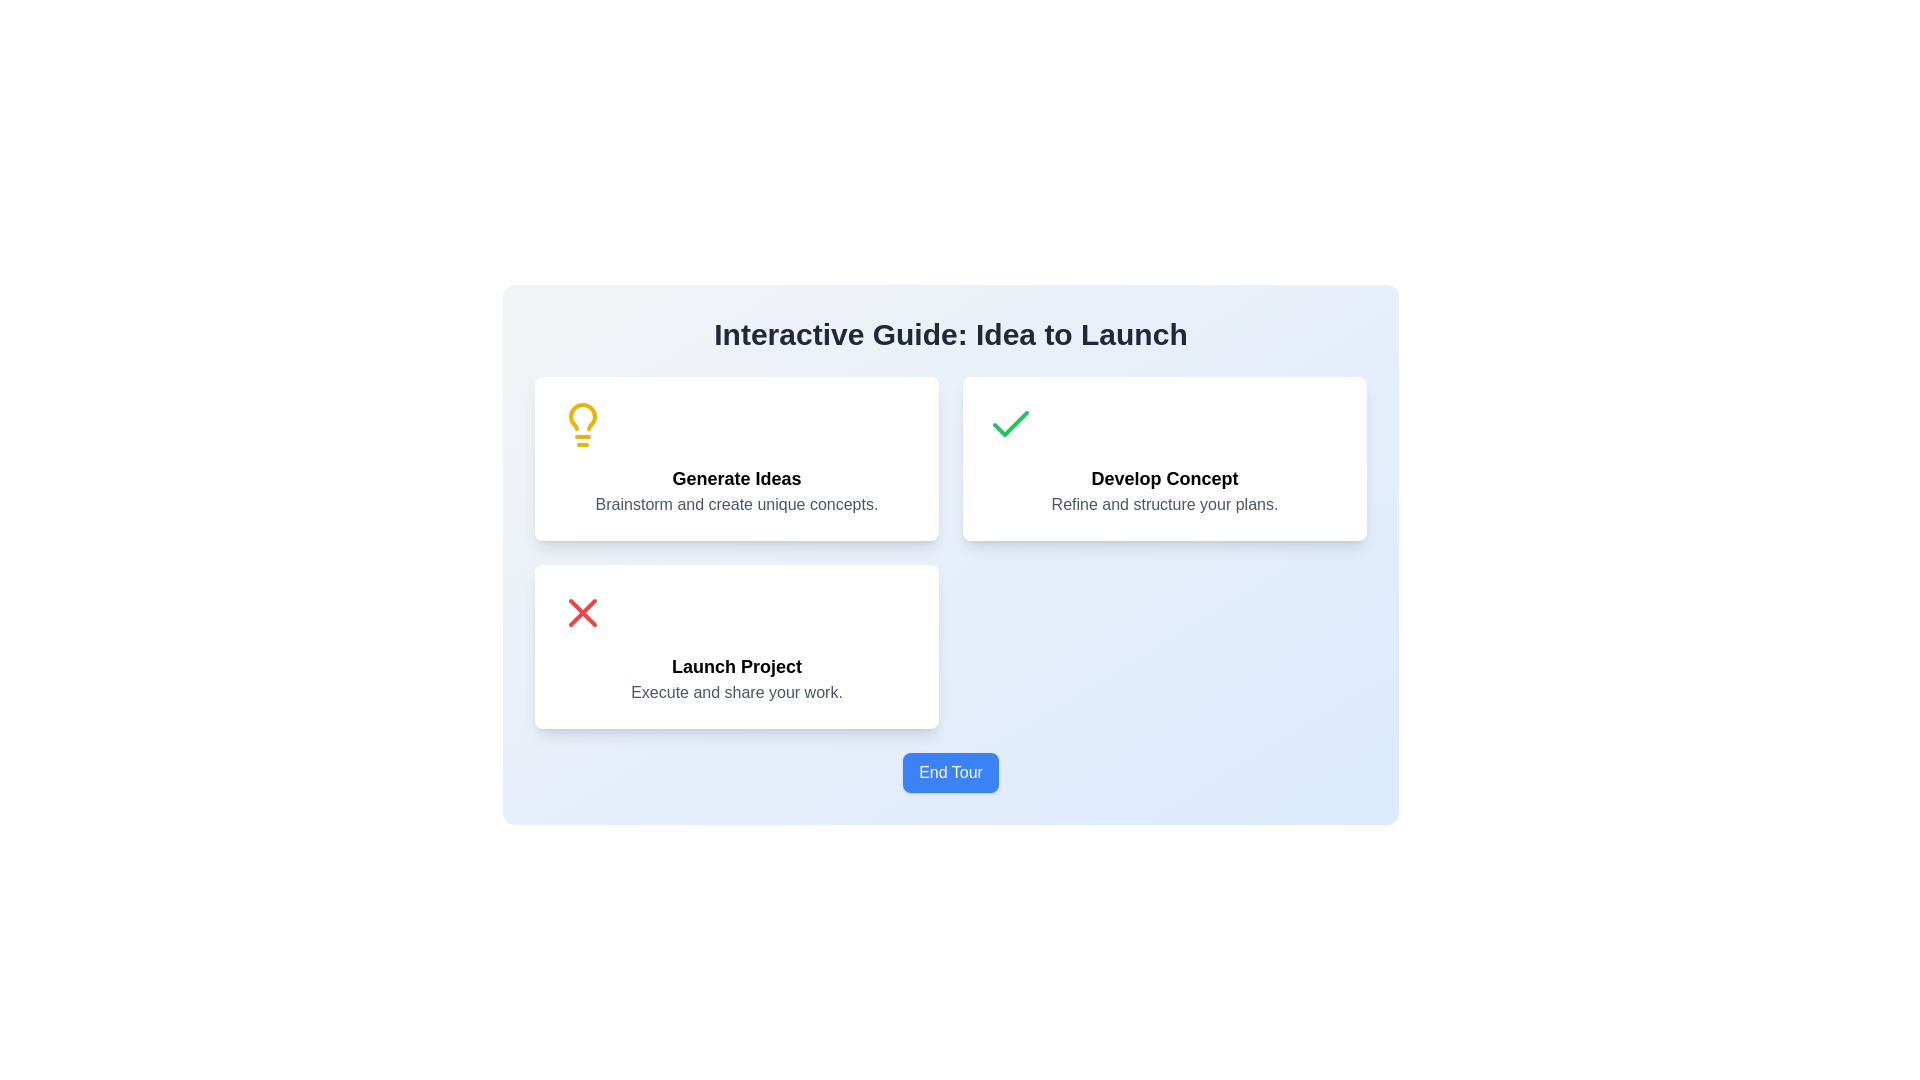  Describe the element at coordinates (949, 771) in the screenshot. I see `the button located centrally at the bottom of the interface to end the currently displayed tour or session` at that location.